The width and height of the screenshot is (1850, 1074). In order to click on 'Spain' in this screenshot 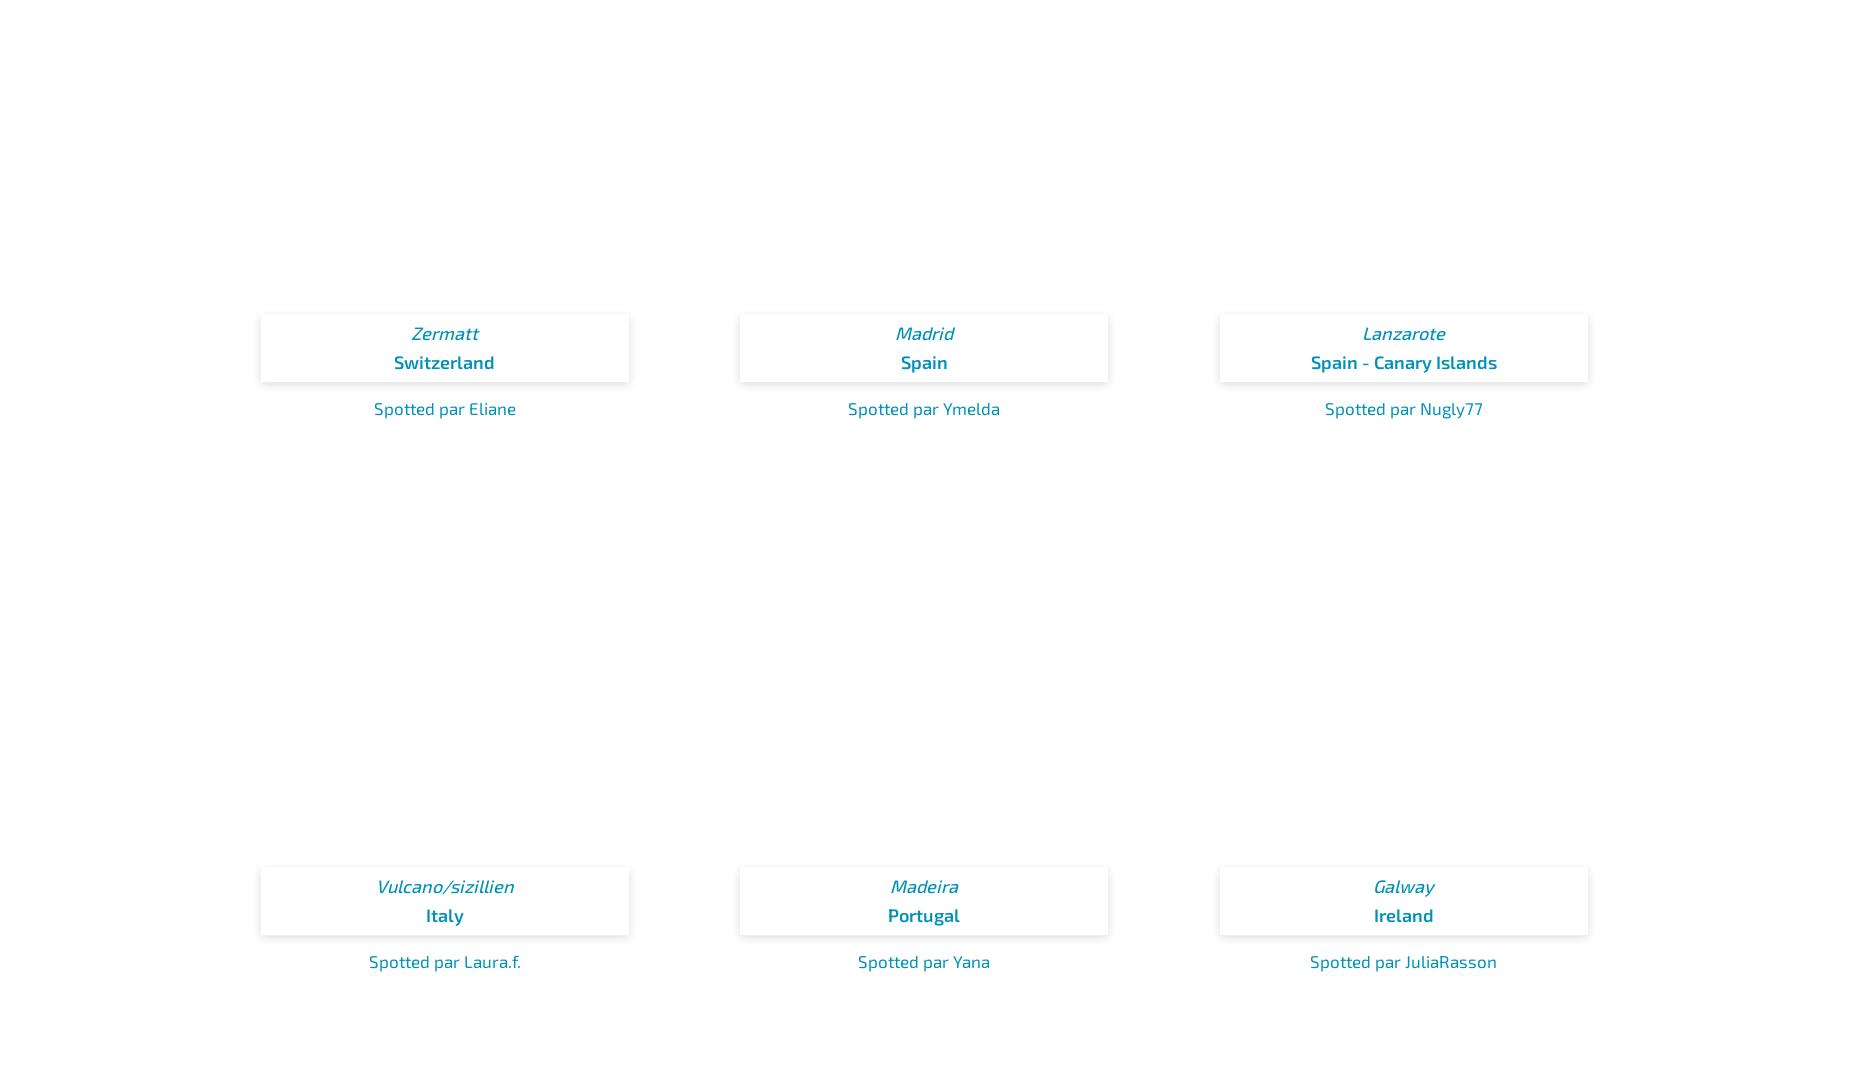, I will do `click(923, 361)`.